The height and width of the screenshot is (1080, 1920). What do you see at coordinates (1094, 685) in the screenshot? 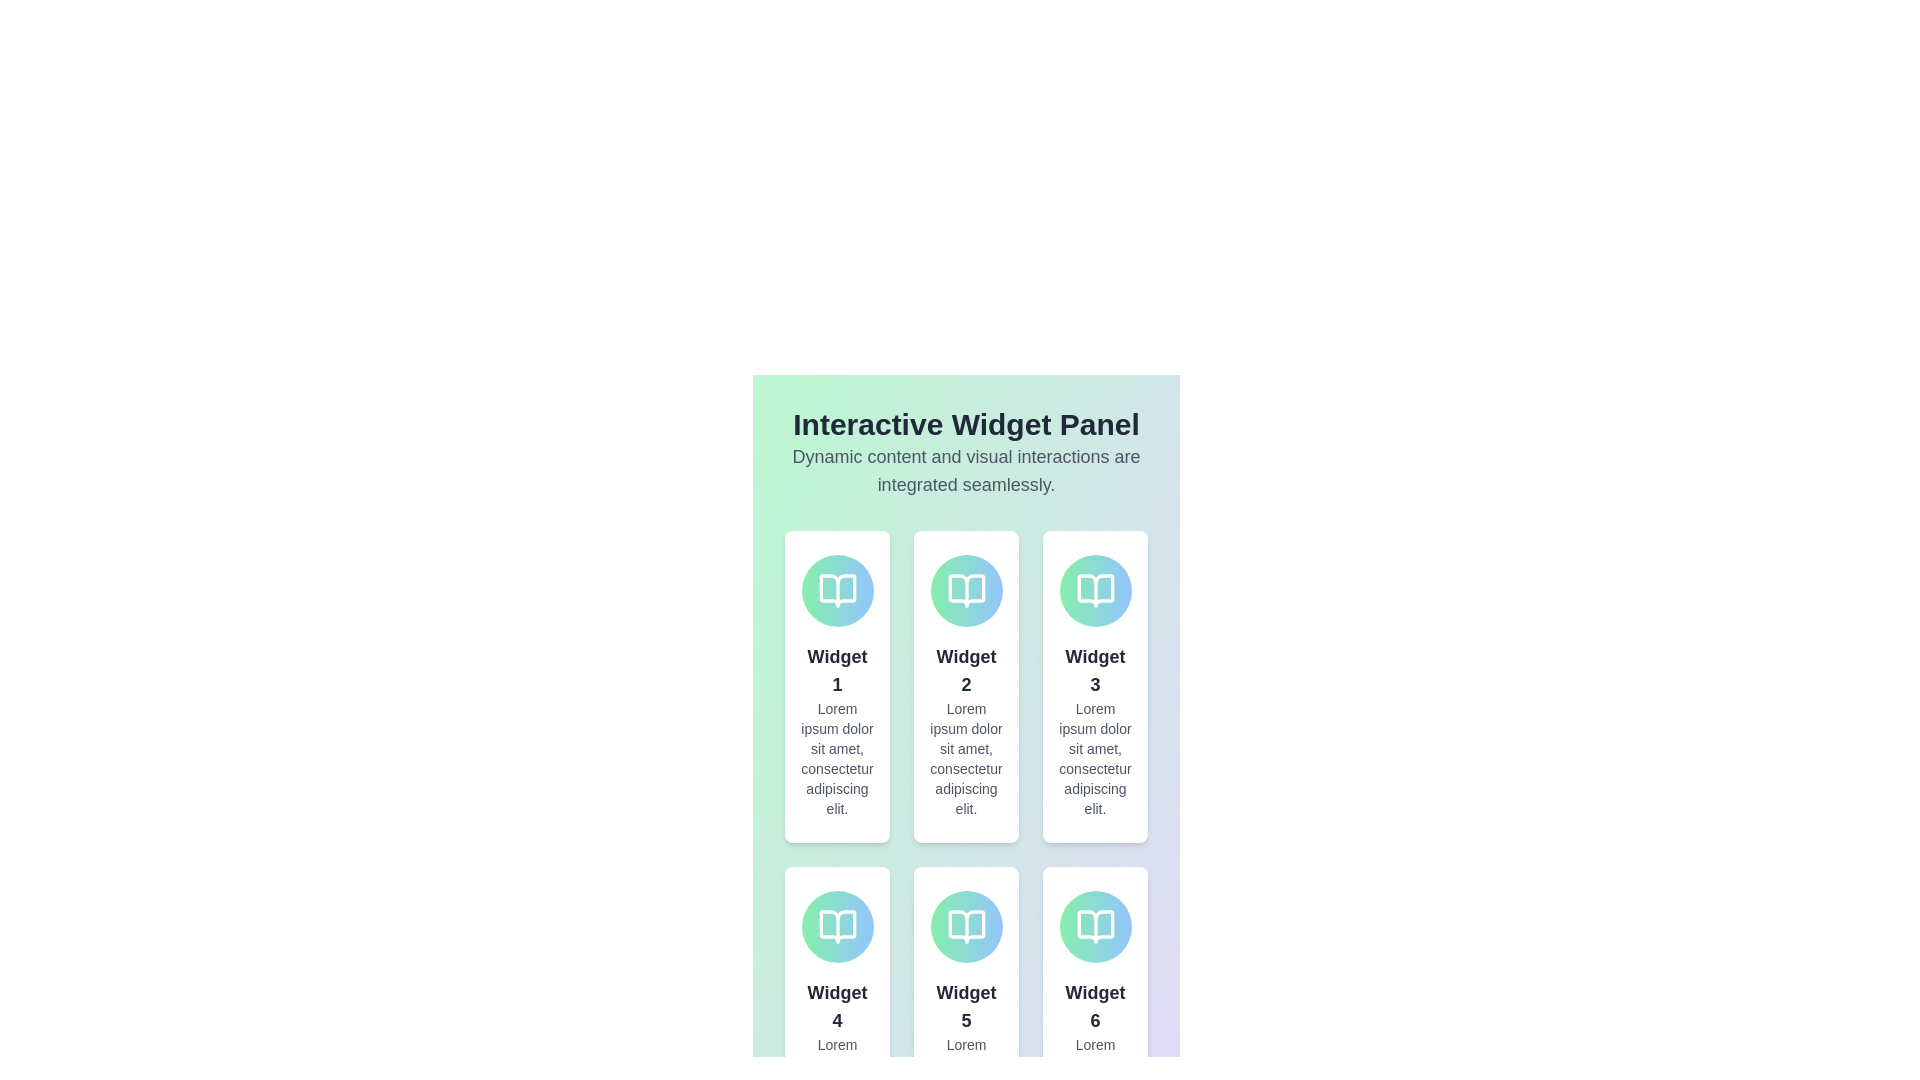
I see `the 'Widget 3' card, which is a vertically-oriented rectangular card with a white background, rounded corners, and a gradient-filled circular icon at the top` at bounding box center [1094, 685].